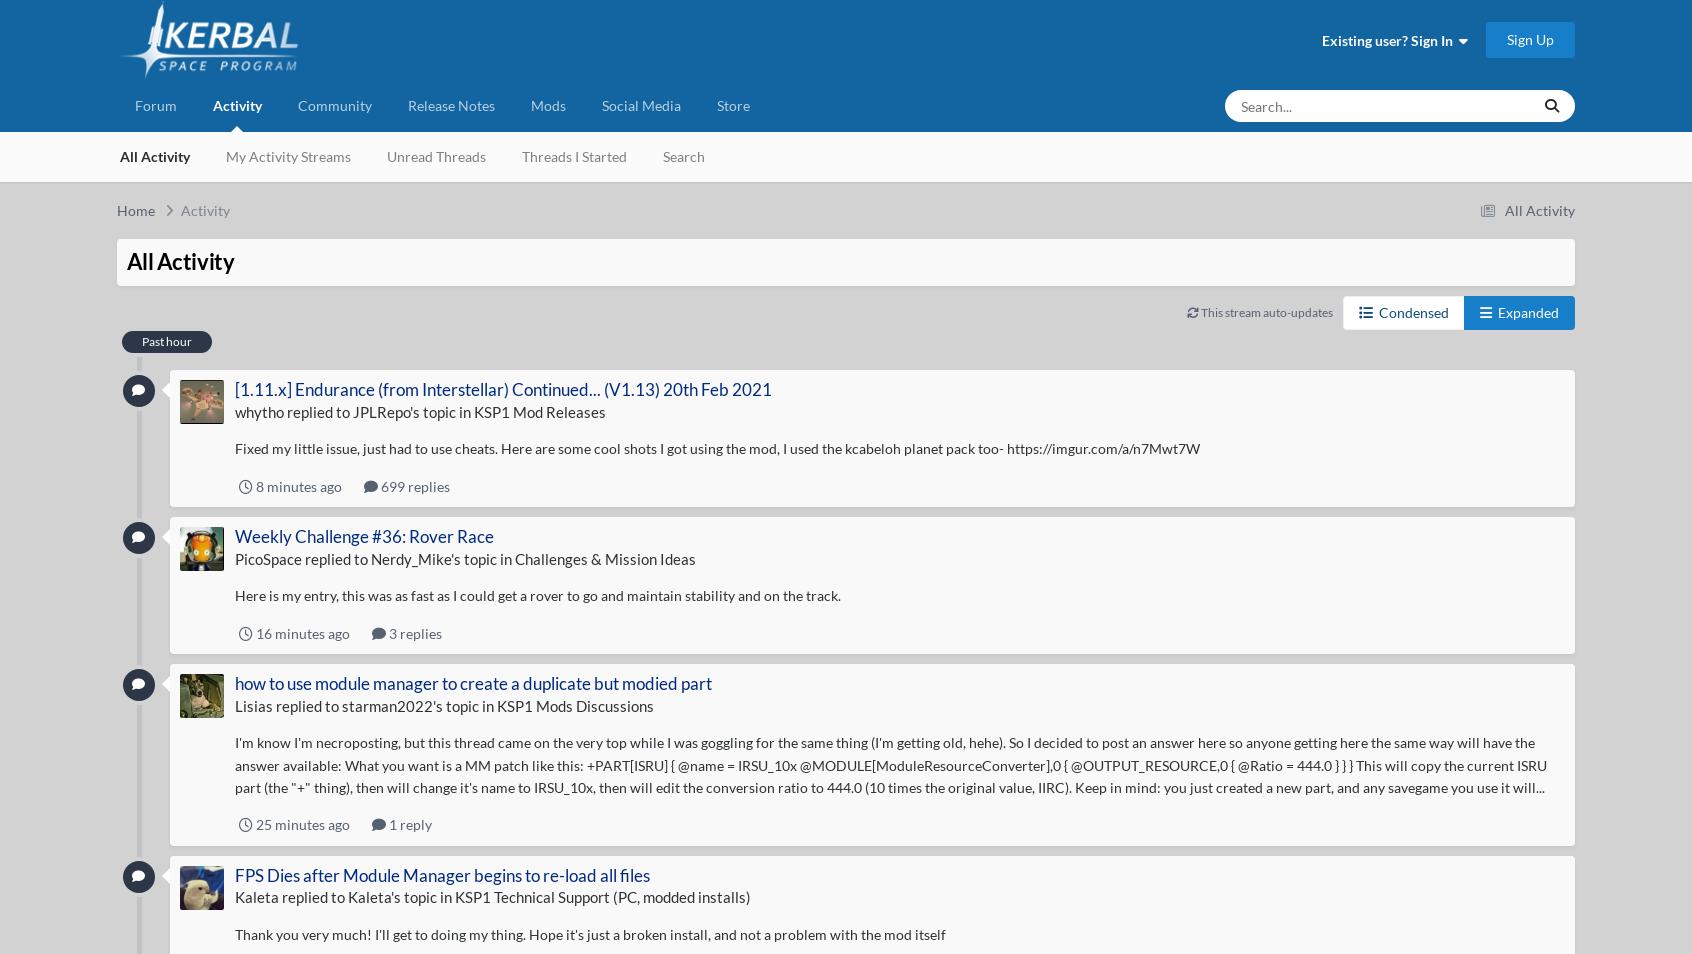 This screenshot has height=954, width=1692. Describe the element at coordinates (252, 704) in the screenshot. I see `'Lisias'` at that location.